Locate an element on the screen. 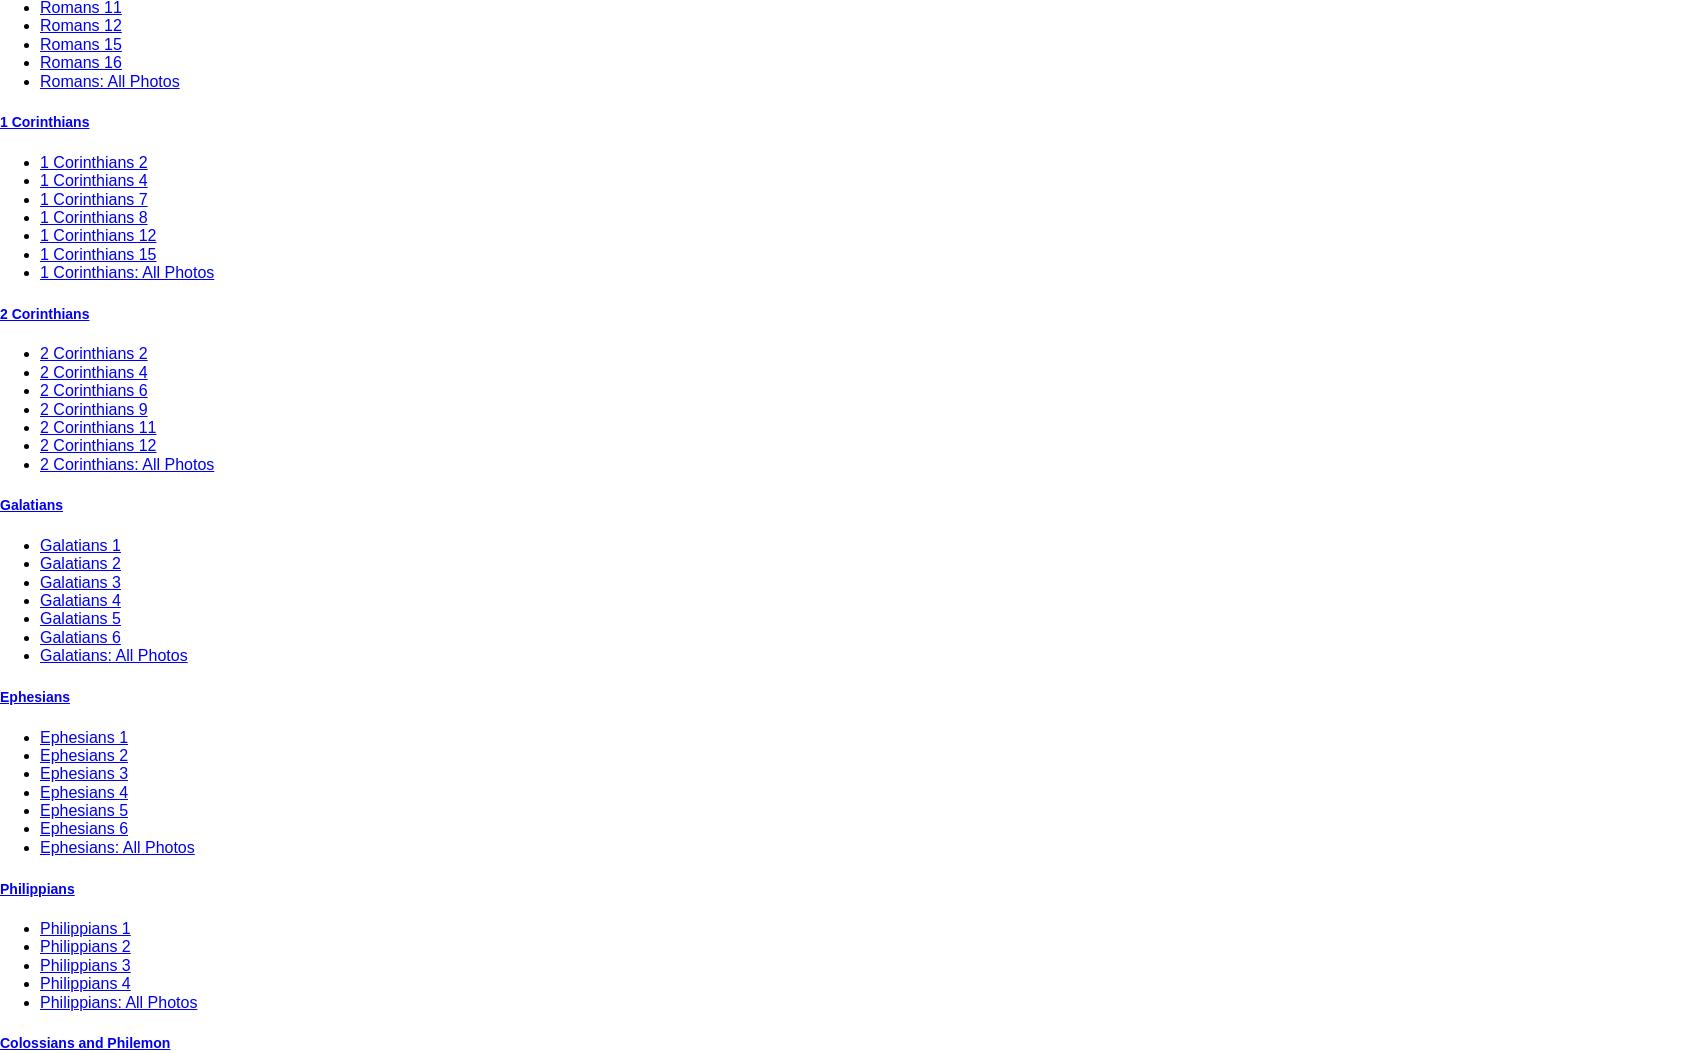 The image size is (1702, 1053). 'Philippians 3' is located at coordinates (84, 964).